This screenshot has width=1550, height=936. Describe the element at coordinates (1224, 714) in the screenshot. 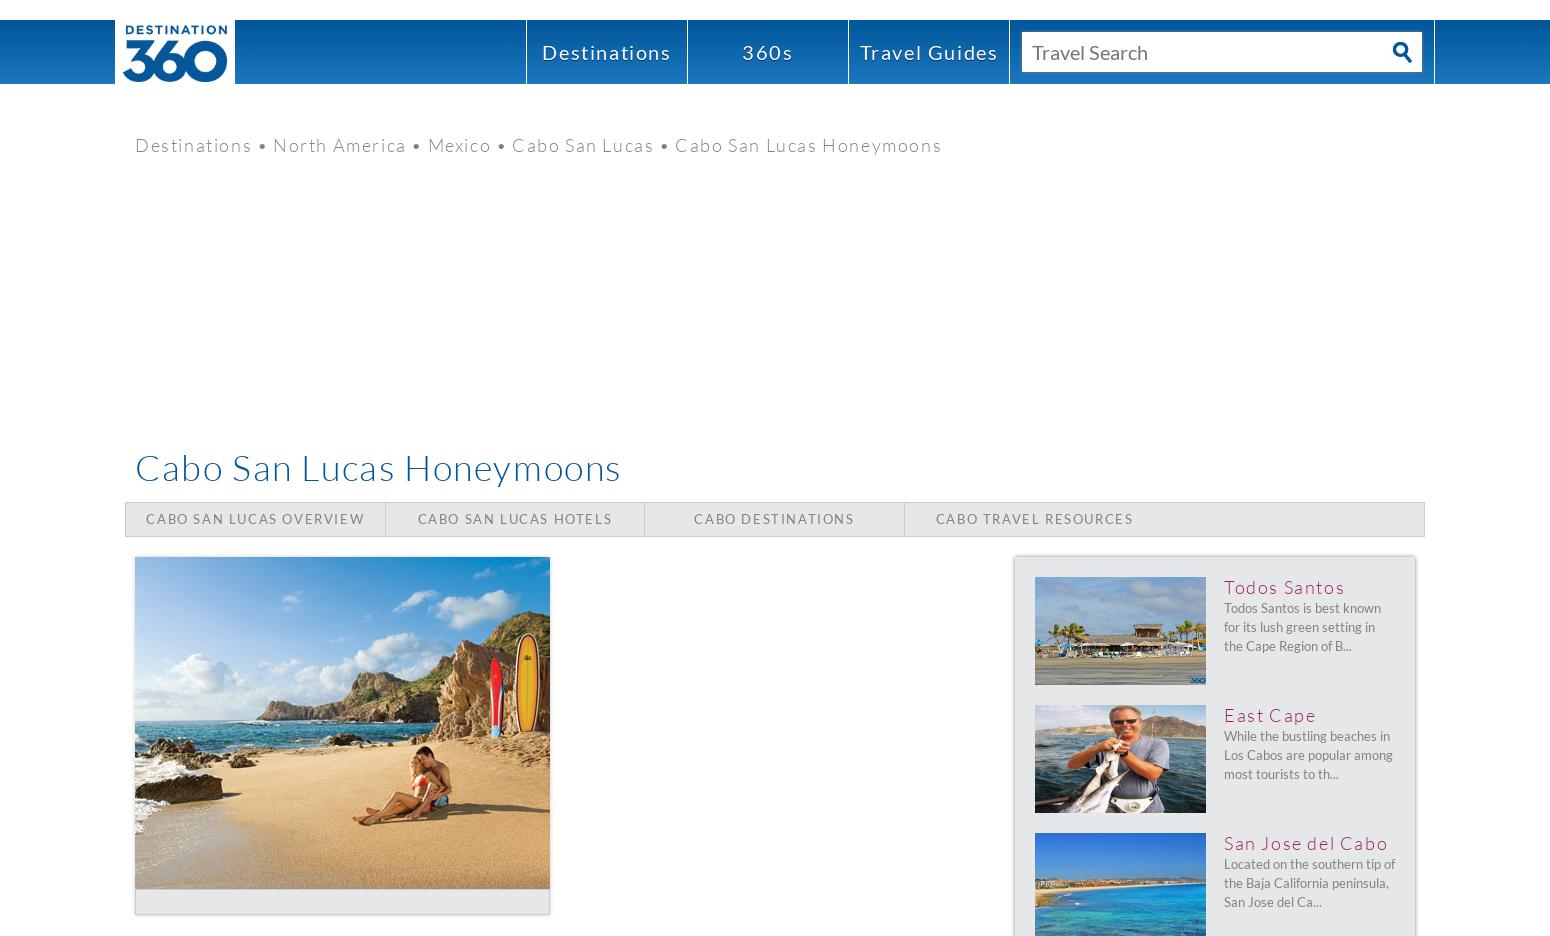

I see `'East Cape'` at that location.